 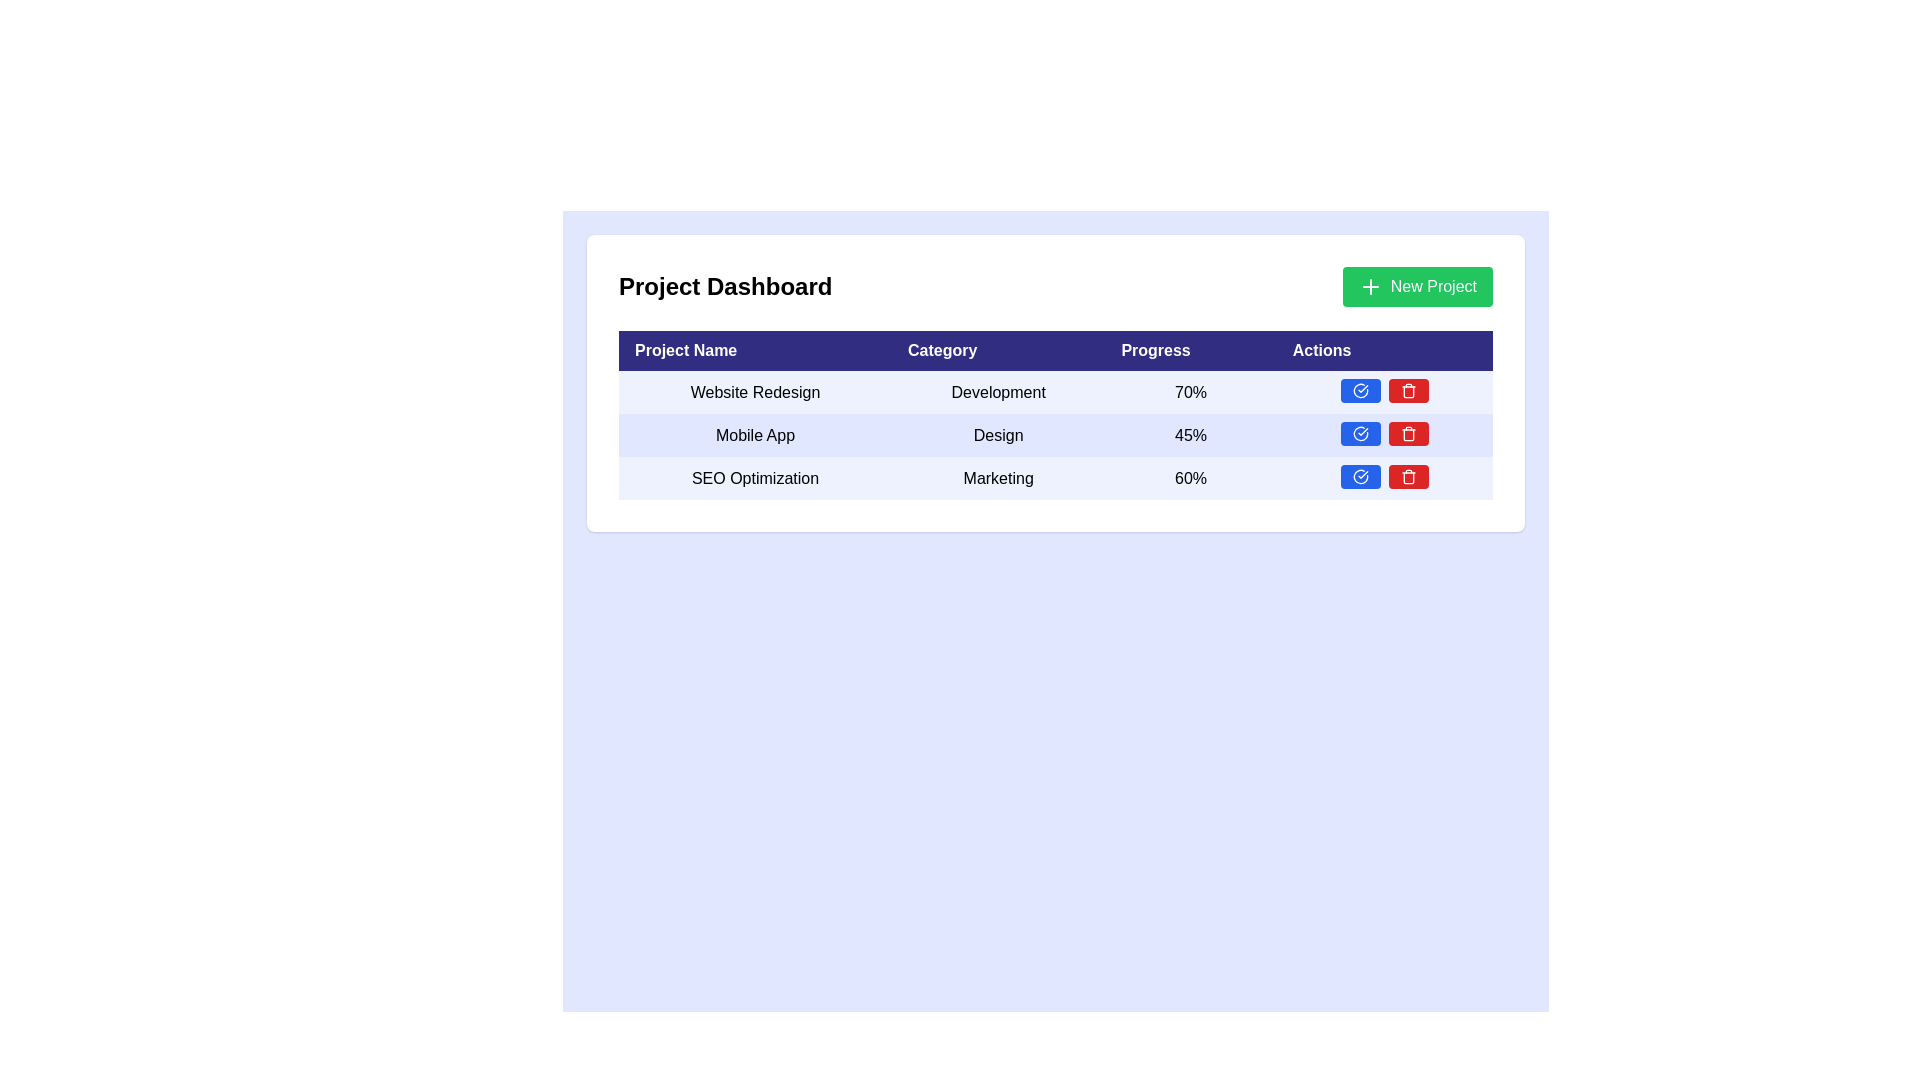 I want to click on text displayed in the 'Category' column for the 'SEO Optimization' project entry, located in the second column of the last row of the dashboard table, so click(x=998, y=478).